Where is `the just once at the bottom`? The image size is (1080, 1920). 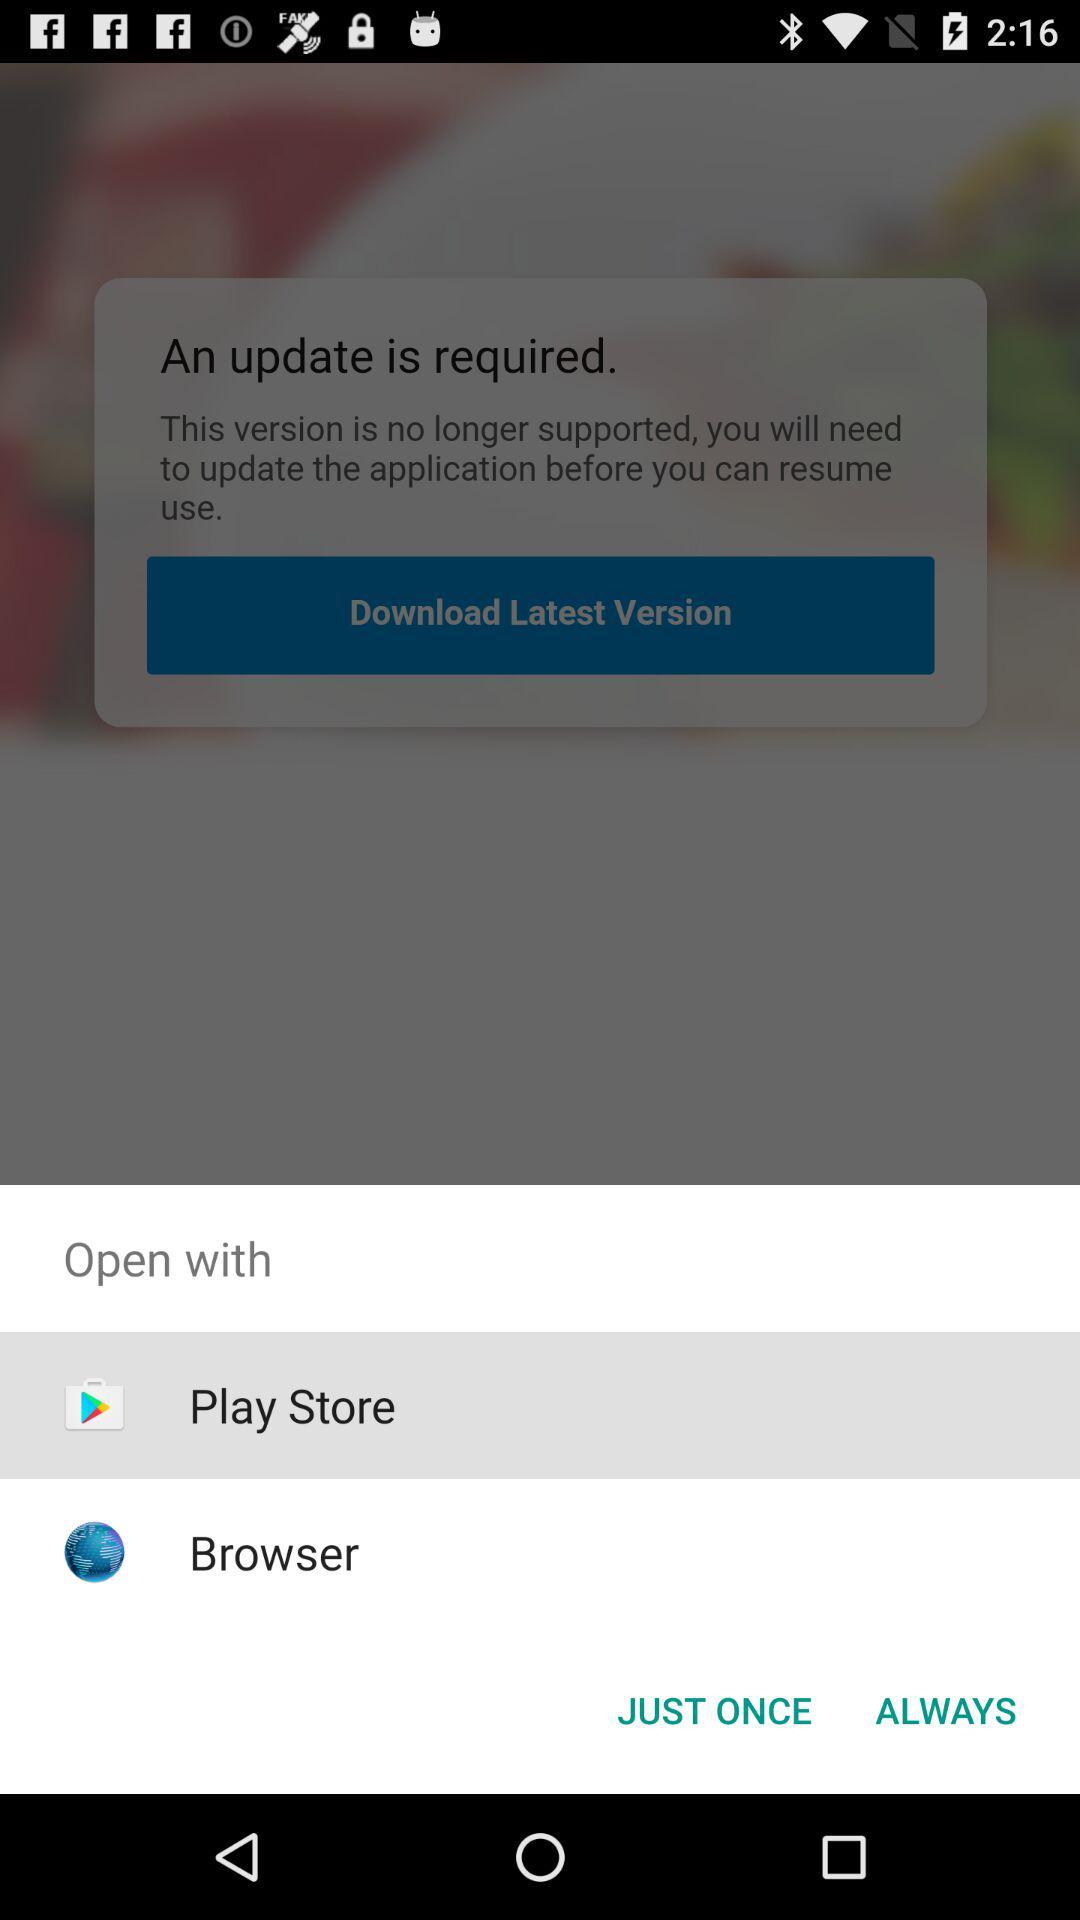 the just once at the bottom is located at coordinates (713, 1708).